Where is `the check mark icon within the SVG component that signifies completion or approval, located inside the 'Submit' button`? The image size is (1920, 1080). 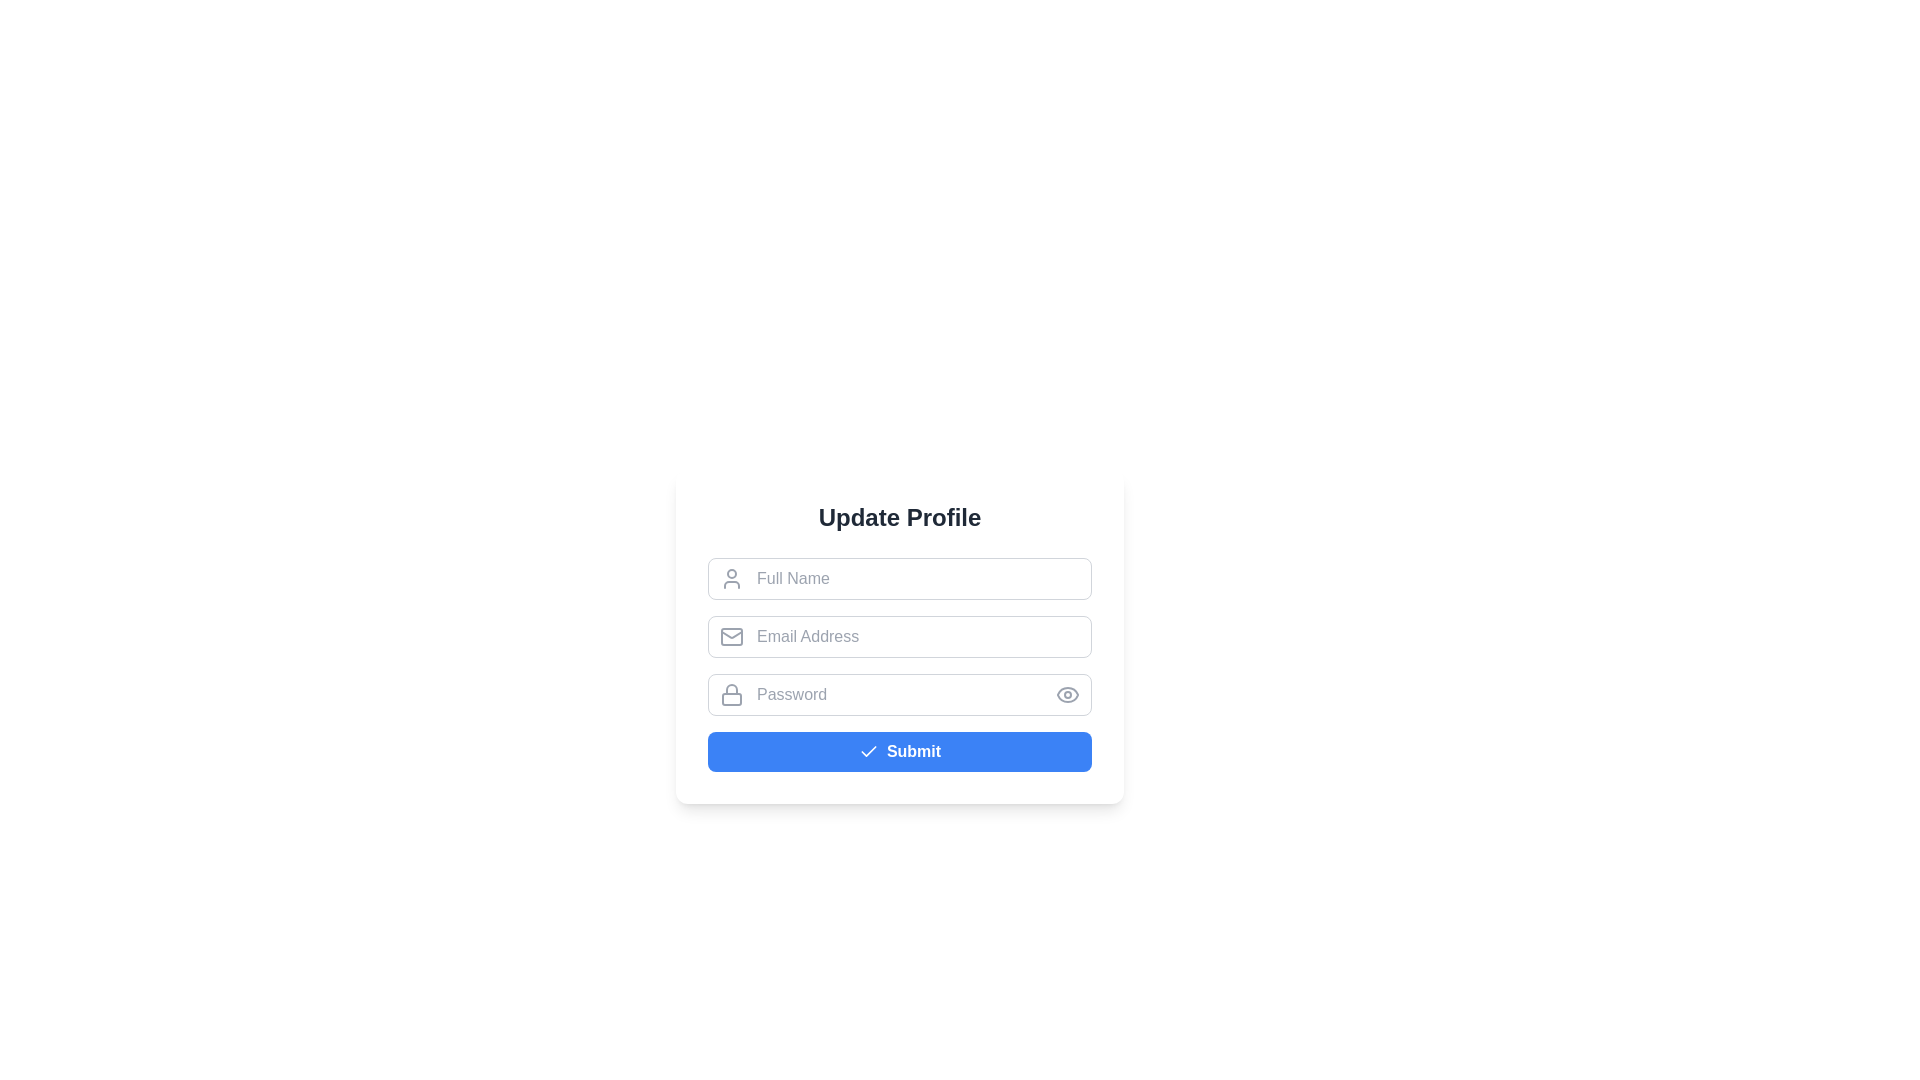
the check mark icon within the SVG component that signifies completion or approval, located inside the 'Submit' button is located at coordinates (868, 751).